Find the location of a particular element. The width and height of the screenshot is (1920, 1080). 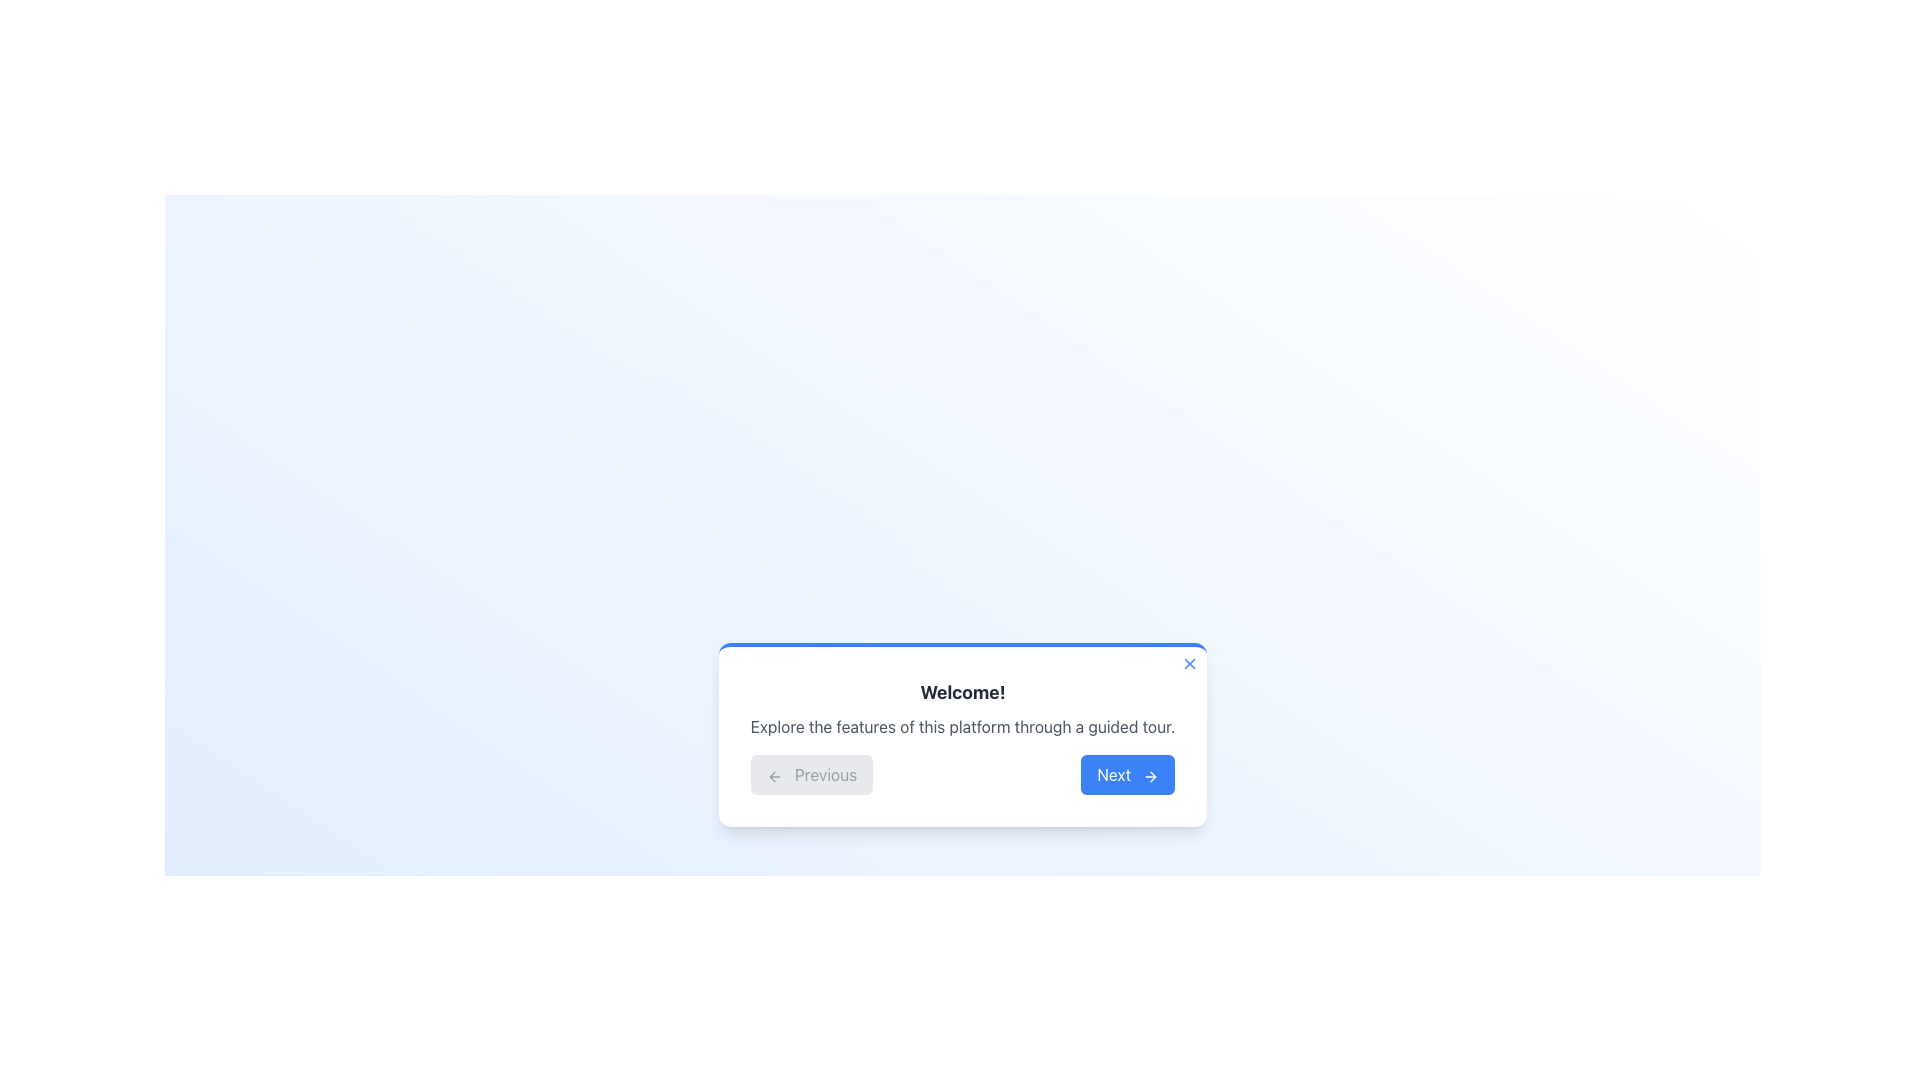

the small, left-pointing arrow icon embedded inside the 'Previous' button, which is centered horizontally at the bottom of the welcome modal is located at coordinates (773, 775).